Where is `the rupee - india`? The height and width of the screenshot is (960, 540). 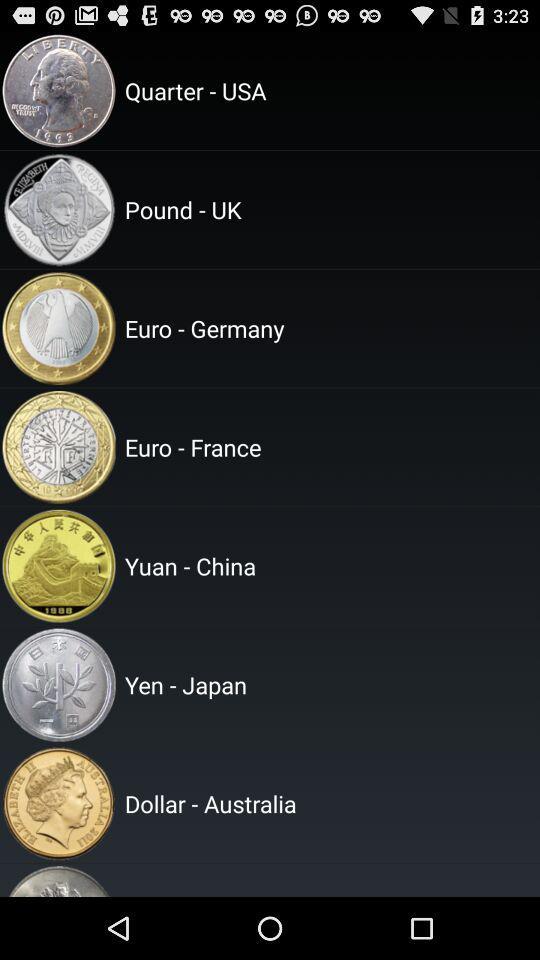
the rupee - india is located at coordinates (329, 879).